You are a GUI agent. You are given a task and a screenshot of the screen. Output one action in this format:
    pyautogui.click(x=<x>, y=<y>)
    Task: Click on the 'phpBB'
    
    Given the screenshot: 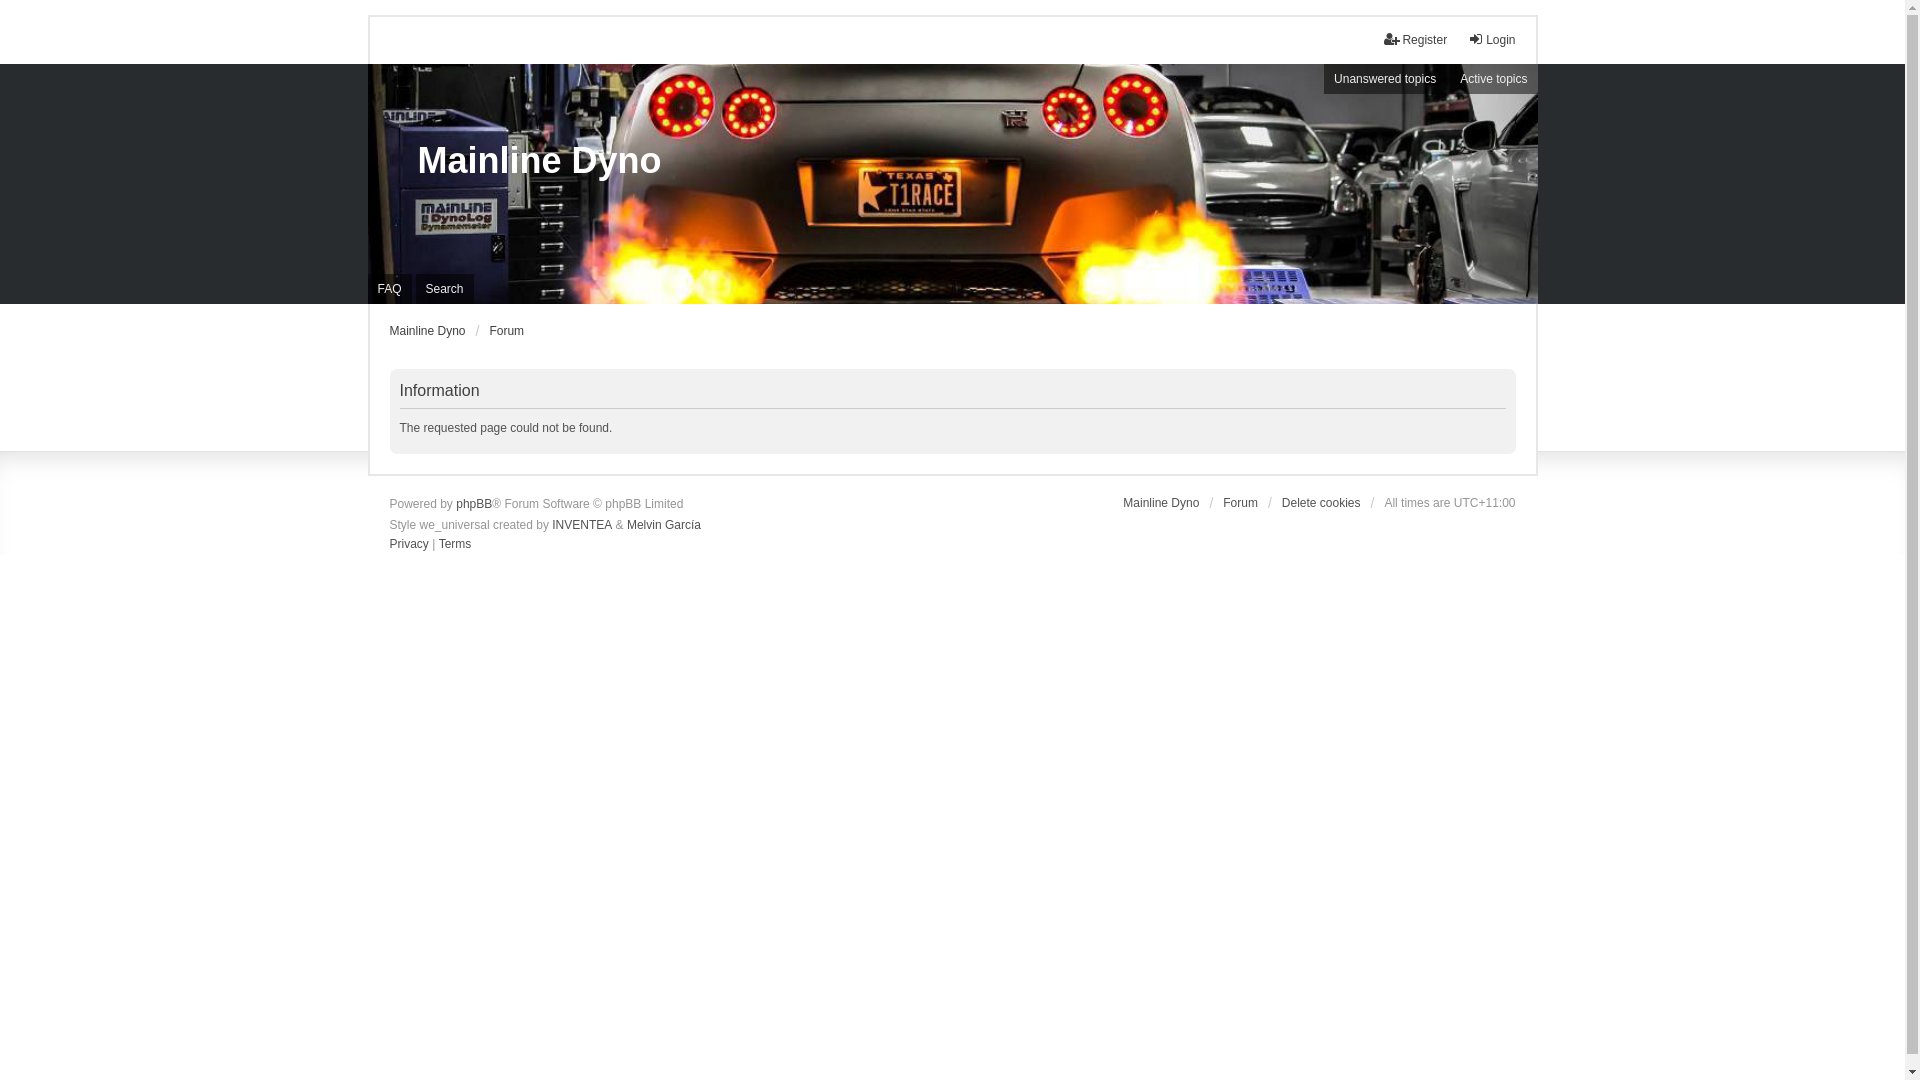 What is the action you would take?
    pyautogui.click(x=455, y=504)
    